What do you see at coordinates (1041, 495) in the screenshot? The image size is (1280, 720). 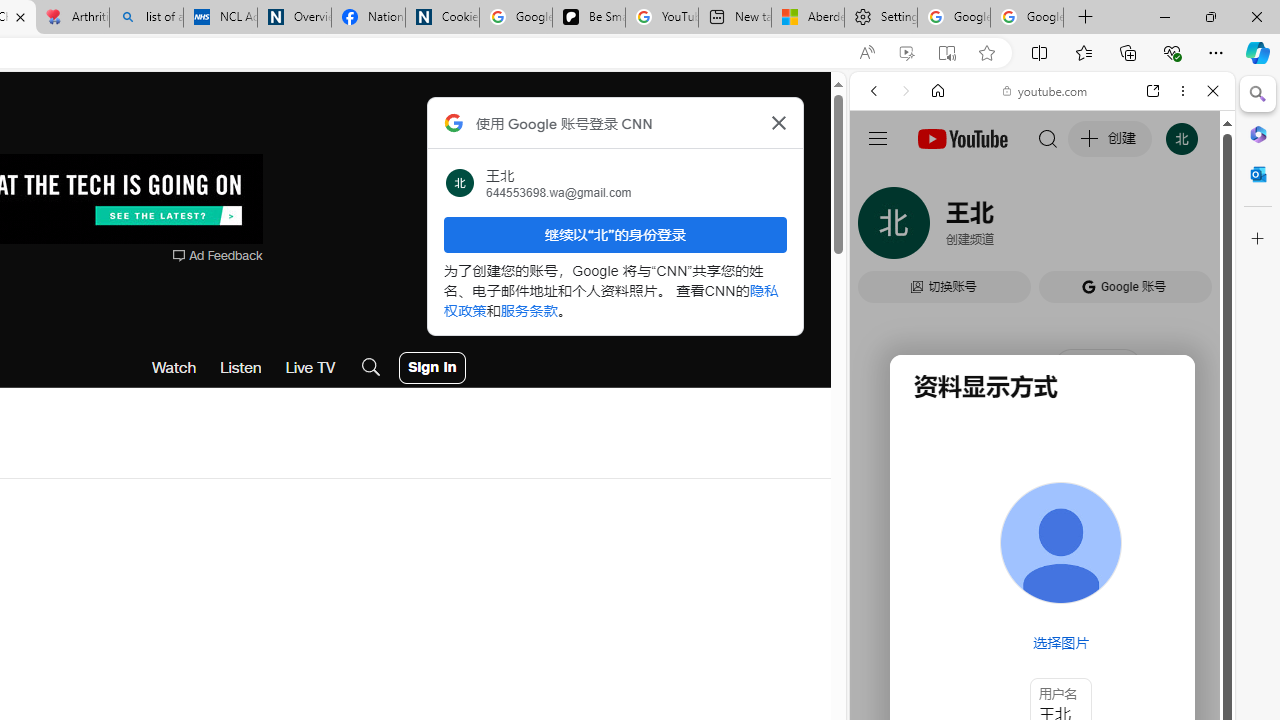 I see `'Google'` at bounding box center [1041, 495].